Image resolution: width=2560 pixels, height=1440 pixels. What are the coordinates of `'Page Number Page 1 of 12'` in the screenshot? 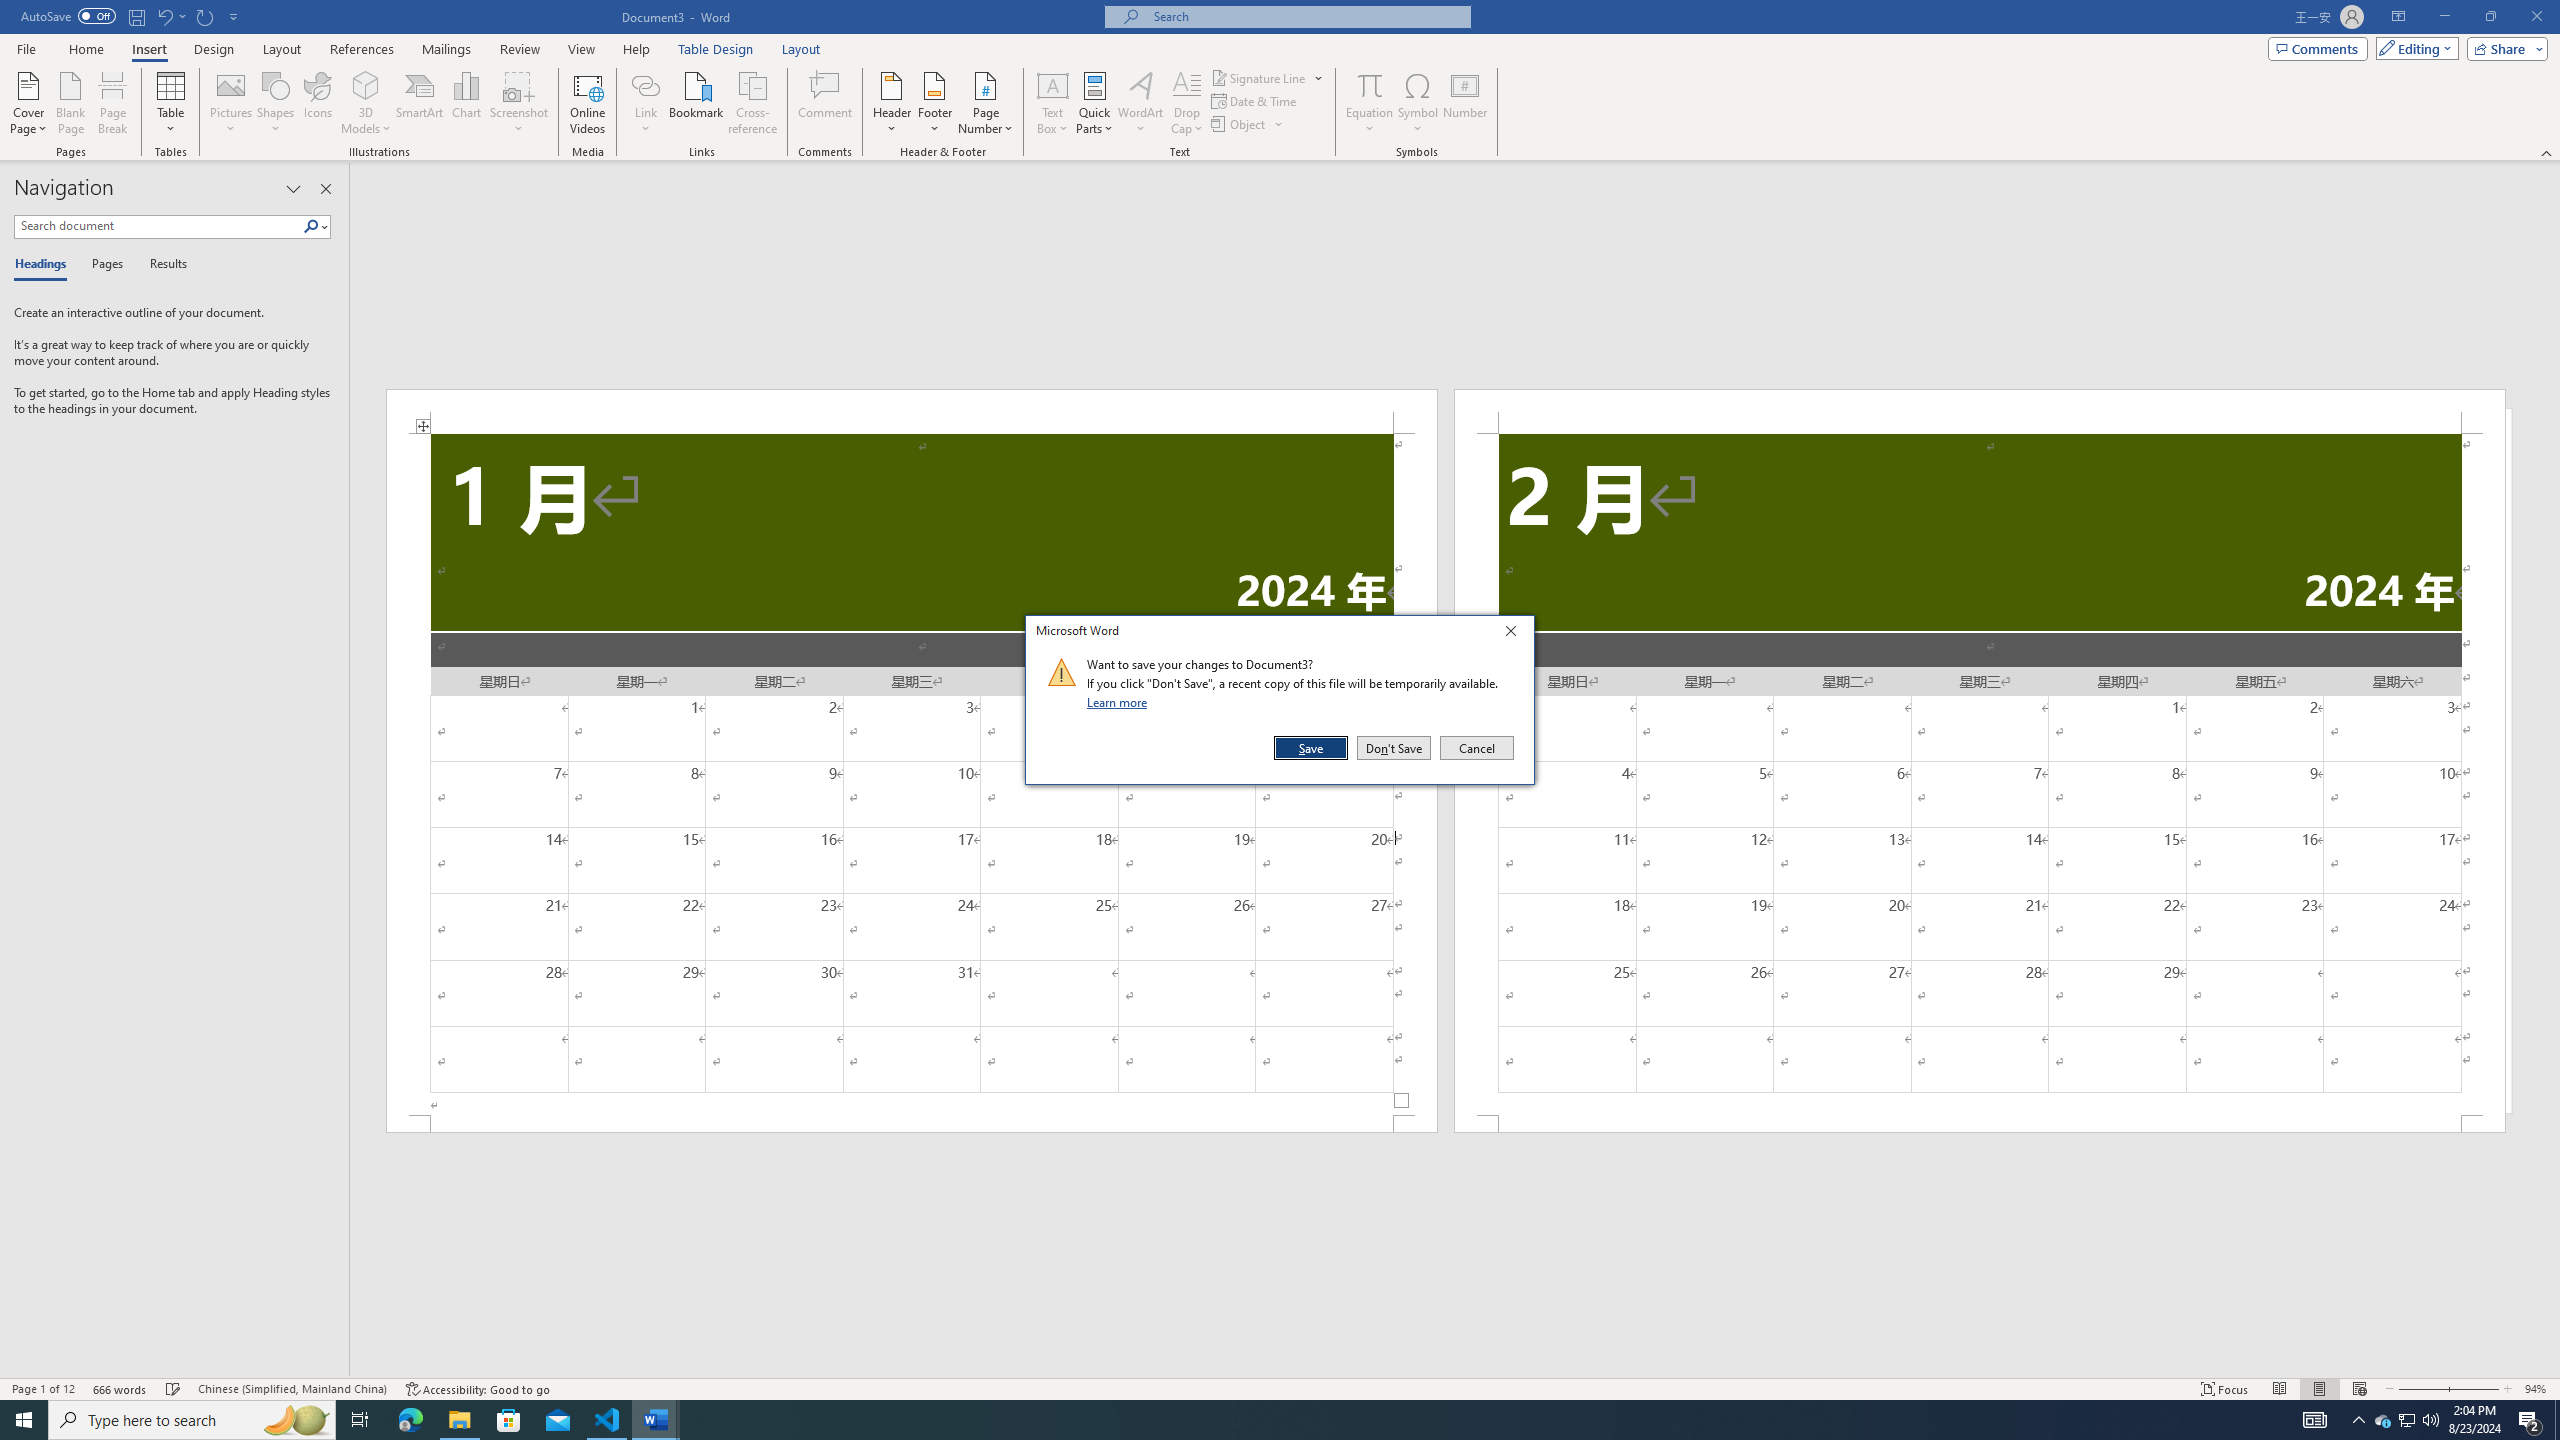 It's located at (42, 1389).